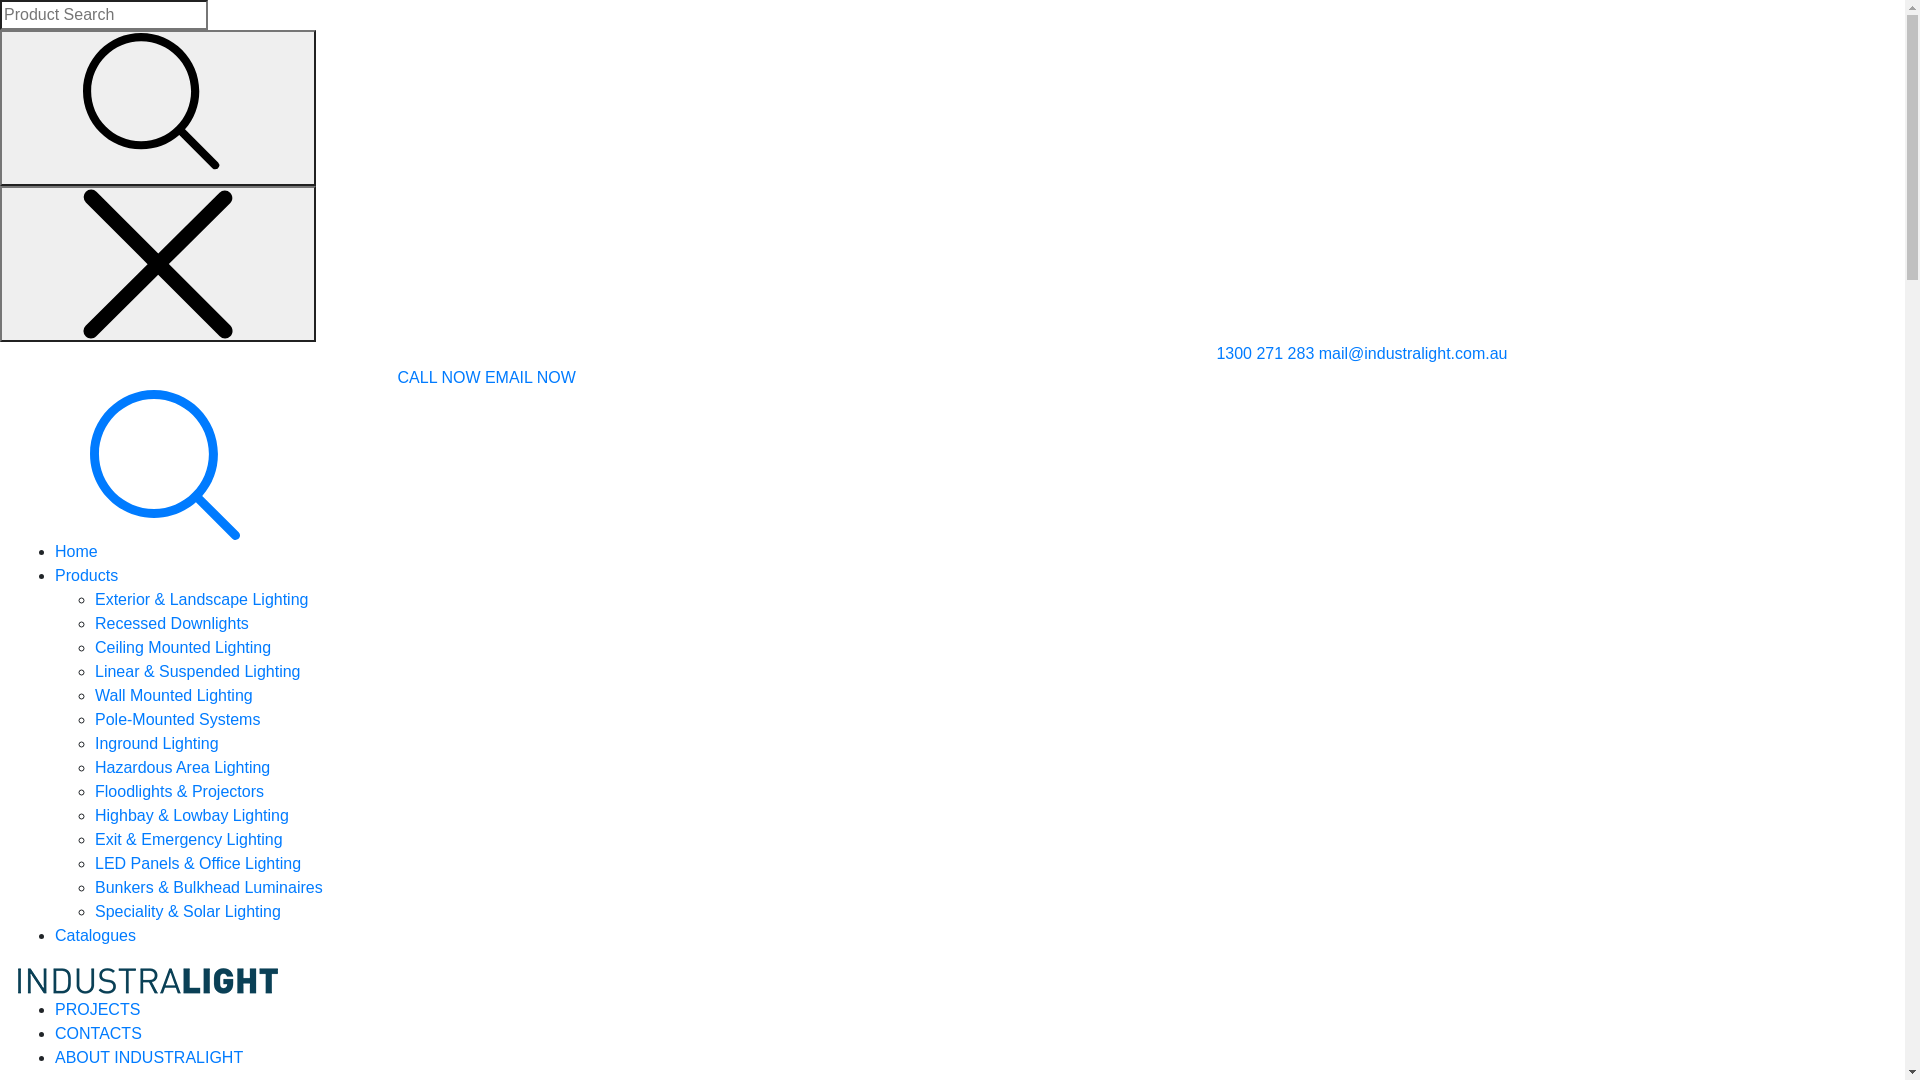 This screenshot has height=1080, width=1920. Describe the element at coordinates (85, 575) in the screenshot. I see `'Products'` at that location.